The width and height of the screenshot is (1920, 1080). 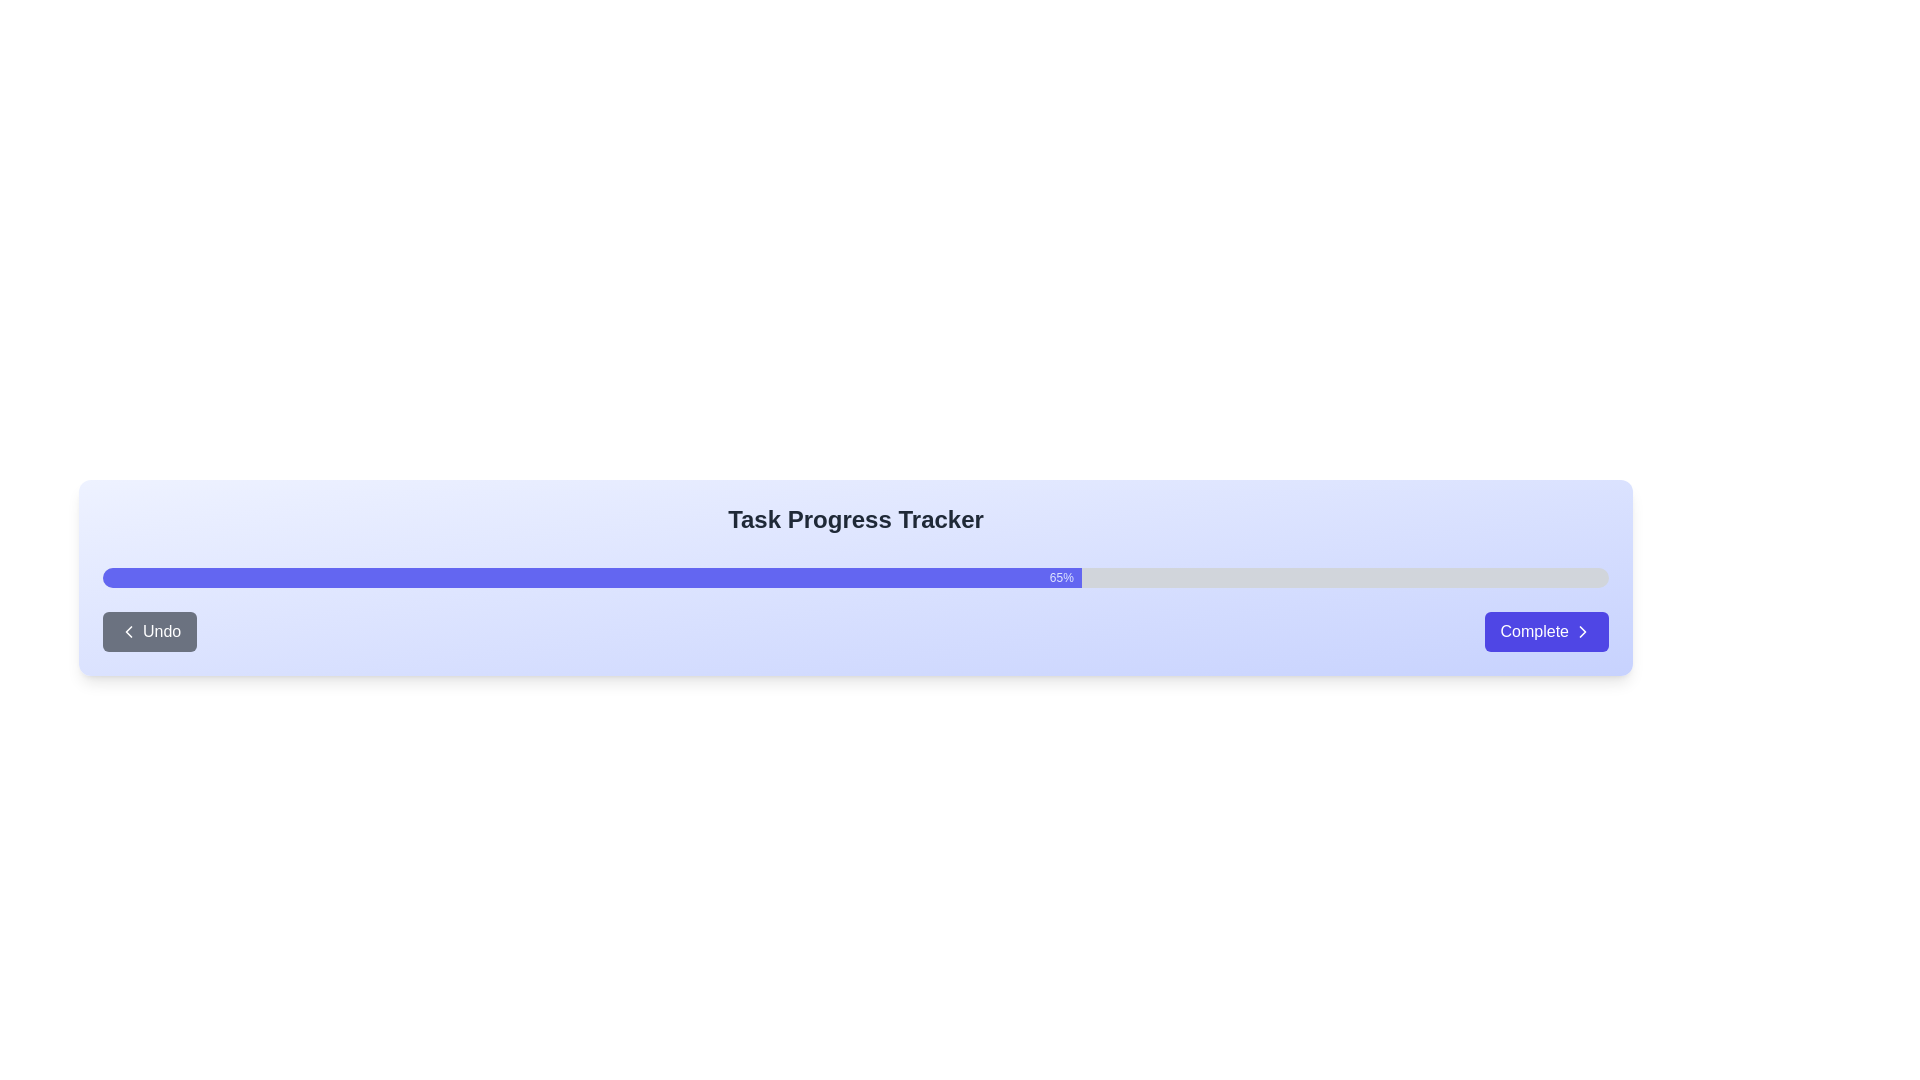 What do you see at coordinates (128, 632) in the screenshot?
I see `the left-pointing chevron icon within the dark gray 'Undo' button` at bounding box center [128, 632].